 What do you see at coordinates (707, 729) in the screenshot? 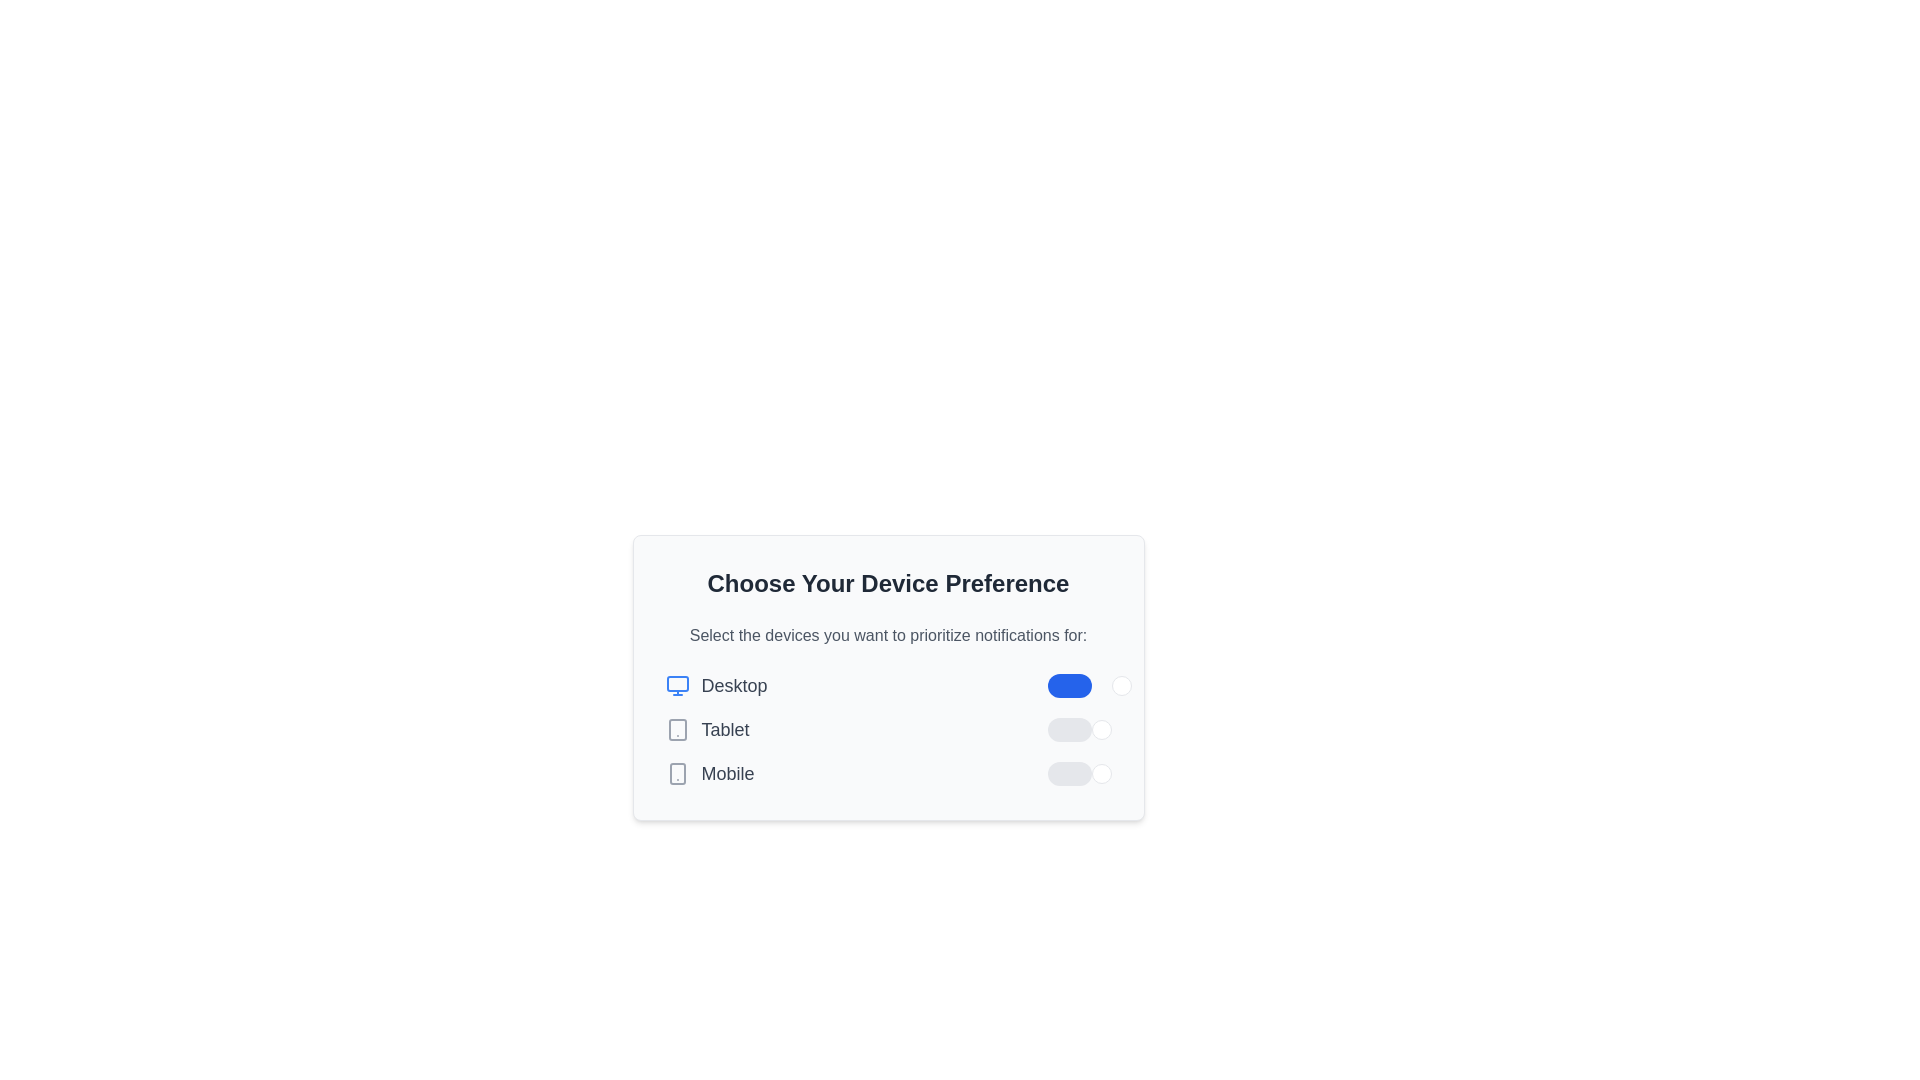
I see `the 'Tablet' text label which is styled in gray and positioned to the right of a tablet icon in the device preference options list` at bounding box center [707, 729].